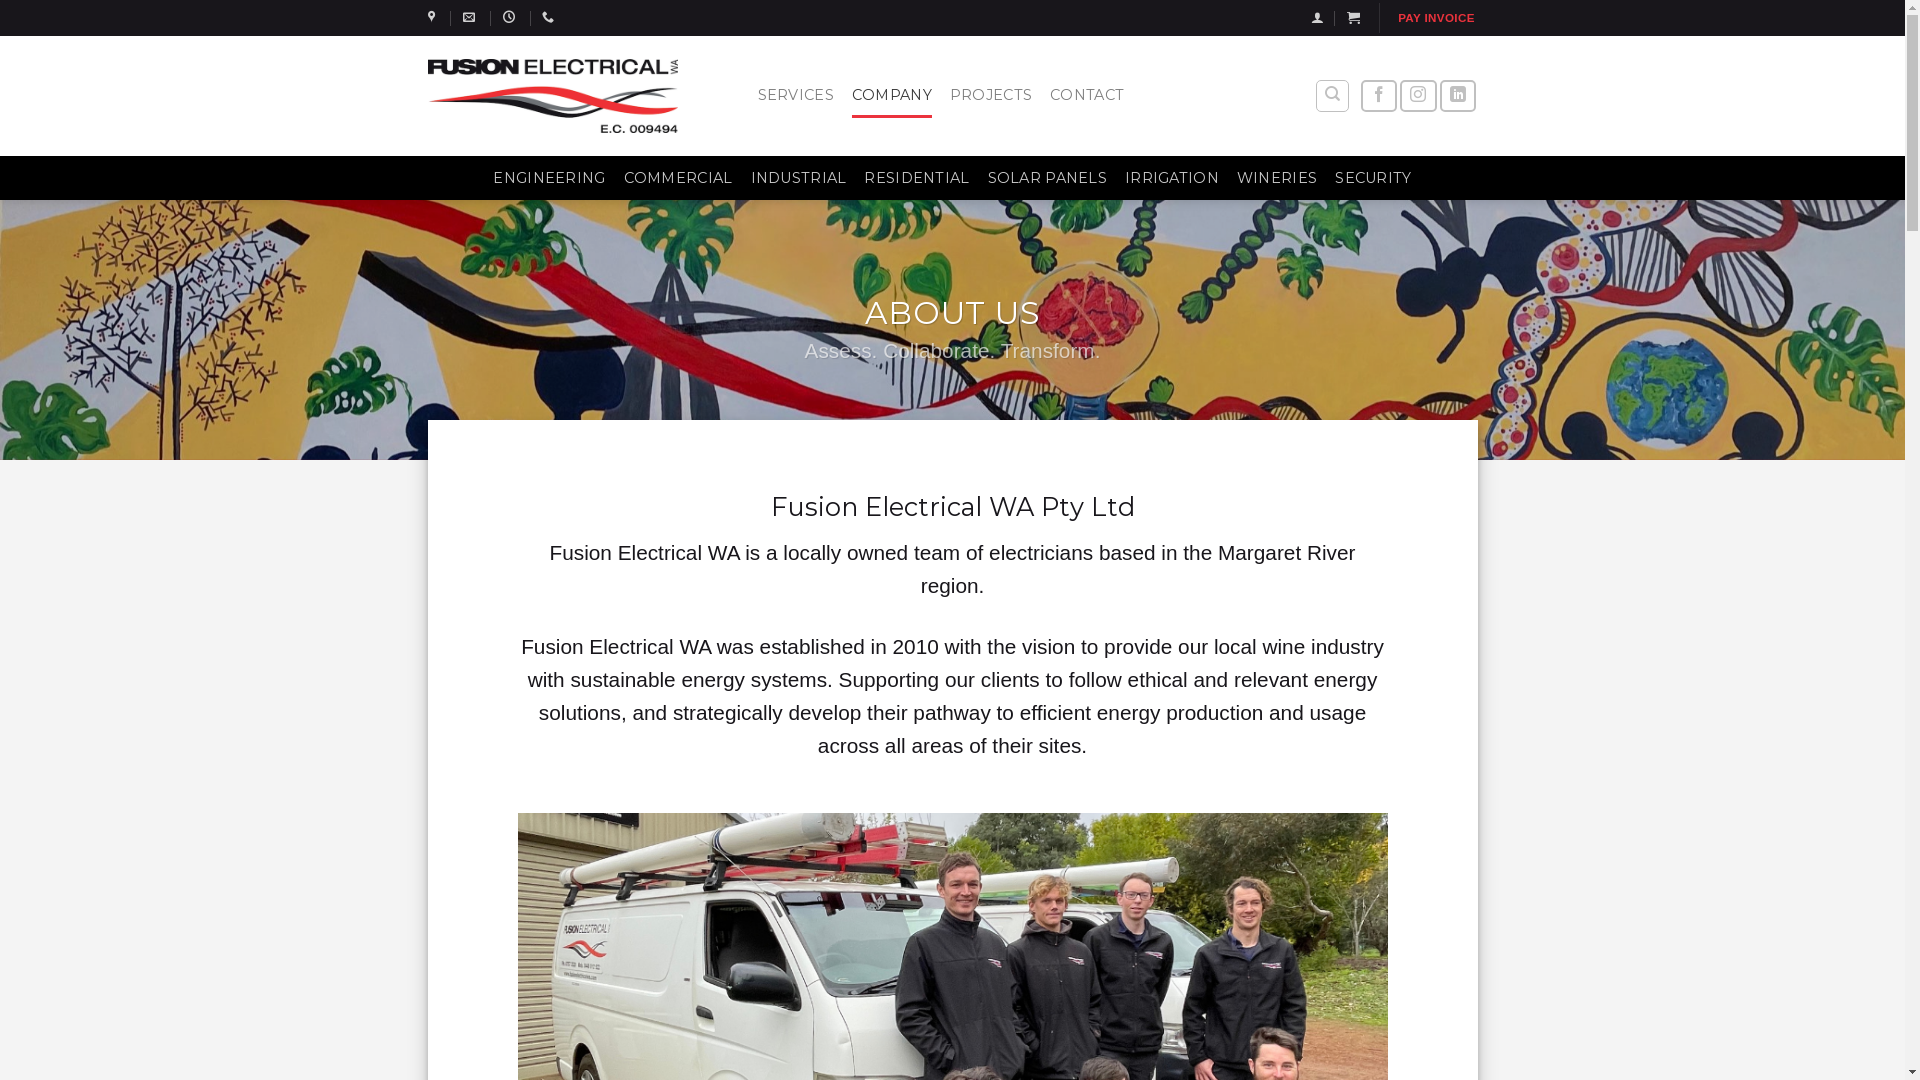  Describe the element at coordinates (470, 16) in the screenshot. I see `'works@fusionelectricalwa.com'` at that location.